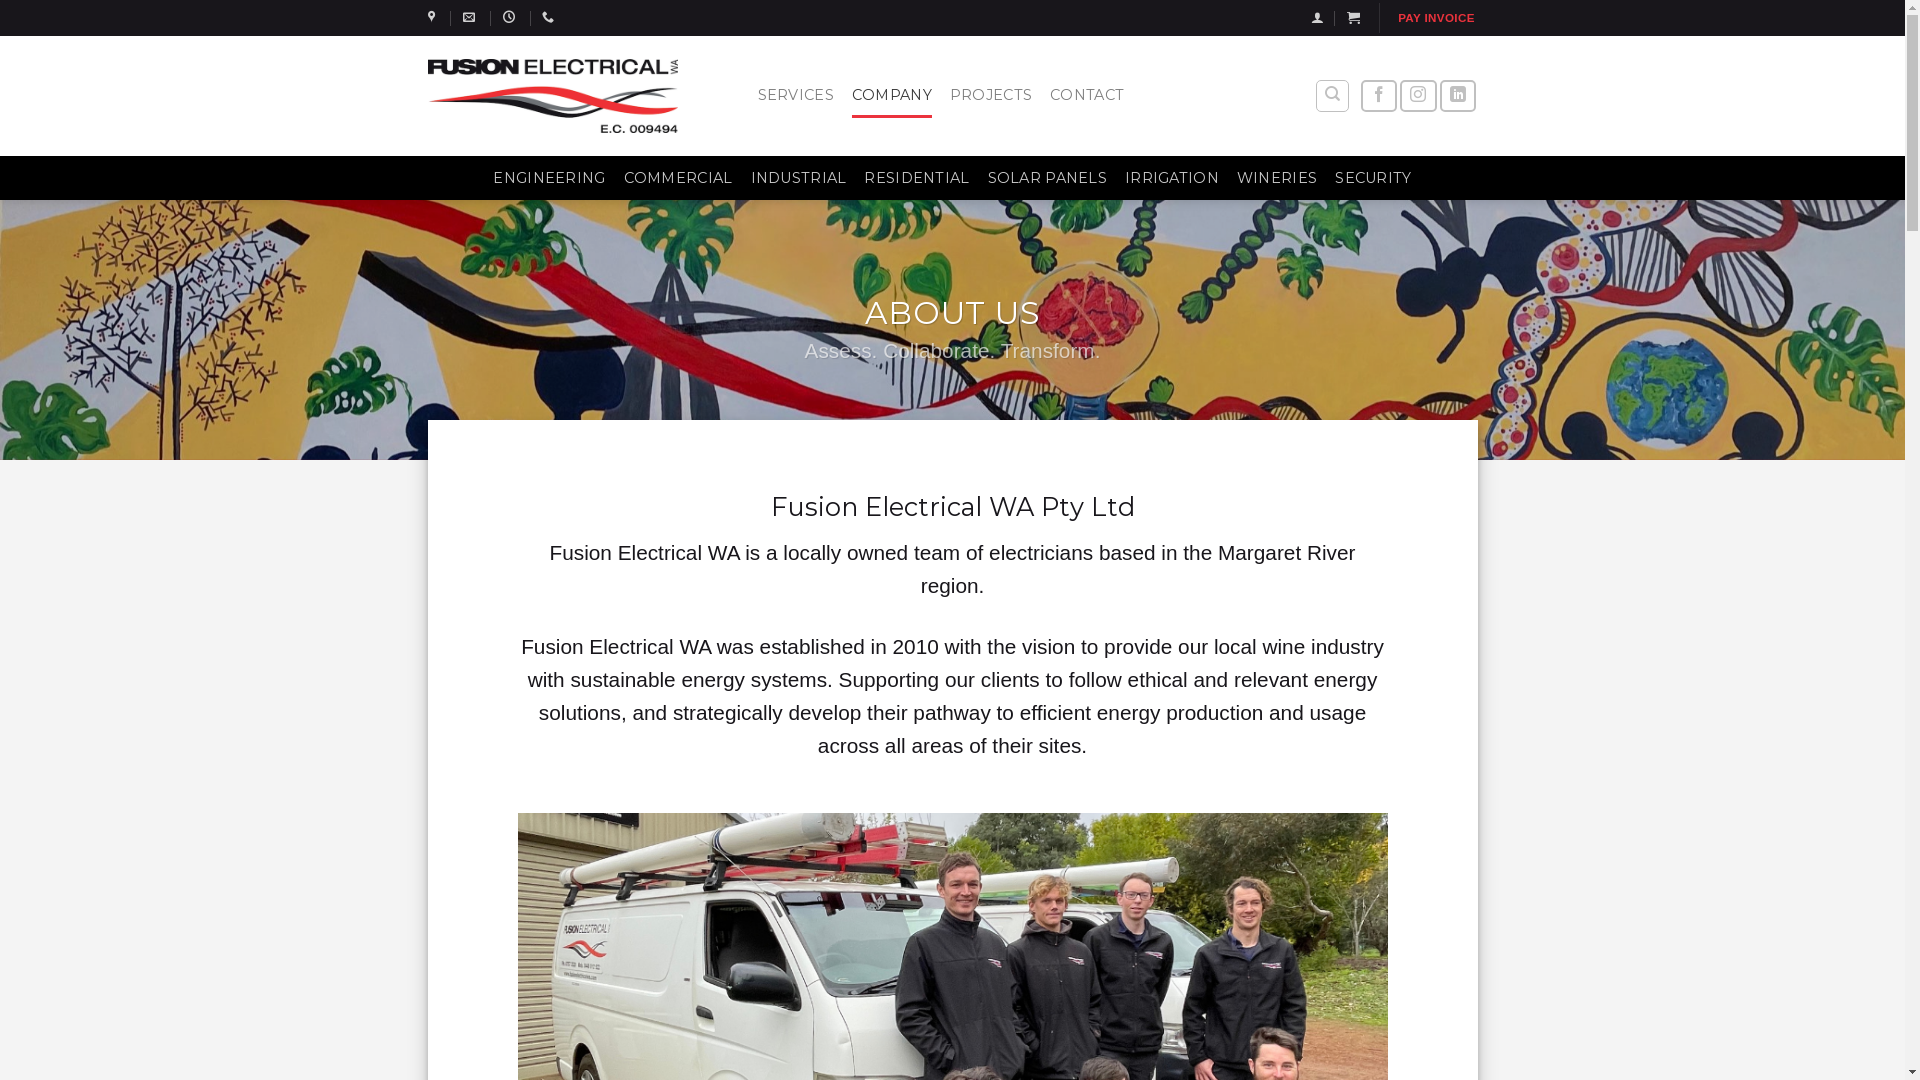  Describe the element at coordinates (470, 16) in the screenshot. I see `'works@fusionelectricalwa.com'` at that location.